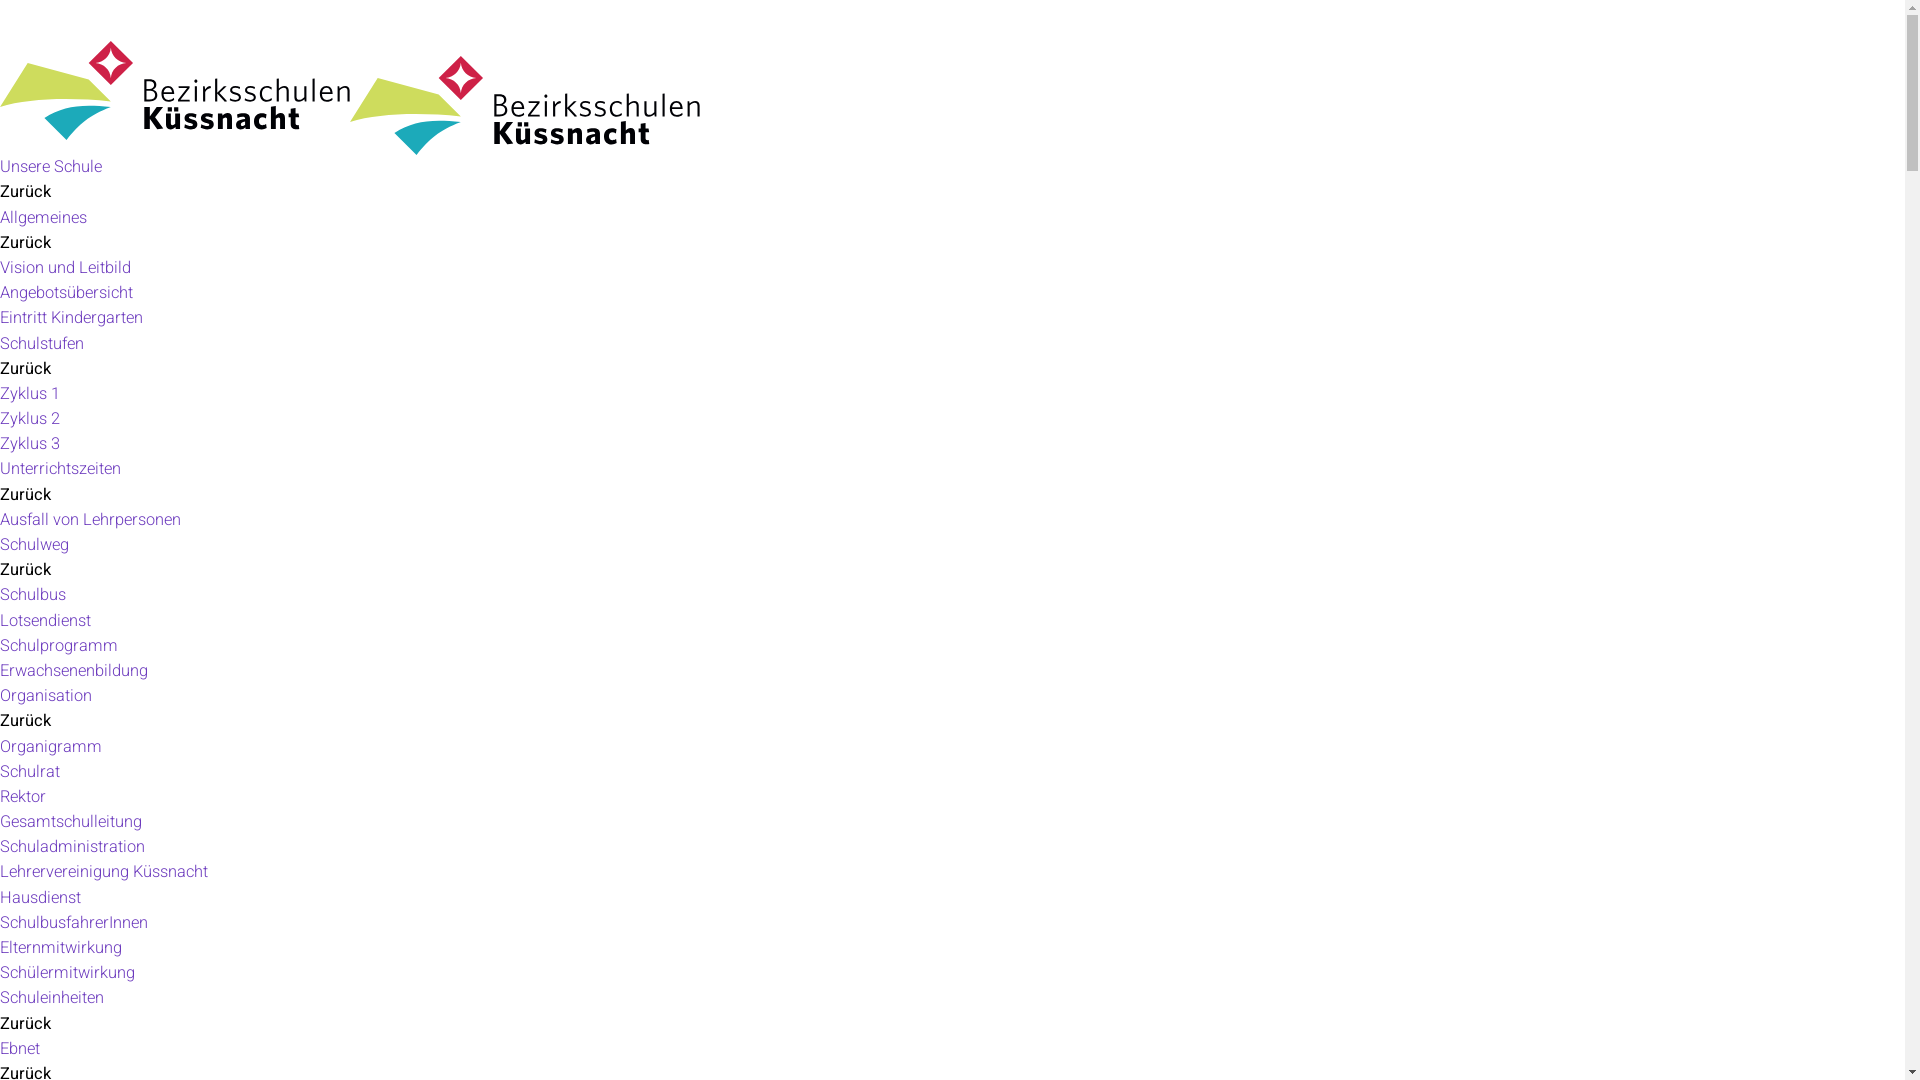 This screenshot has width=1920, height=1080. What do you see at coordinates (34, 544) in the screenshot?
I see `'Schulweg'` at bounding box center [34, 544].